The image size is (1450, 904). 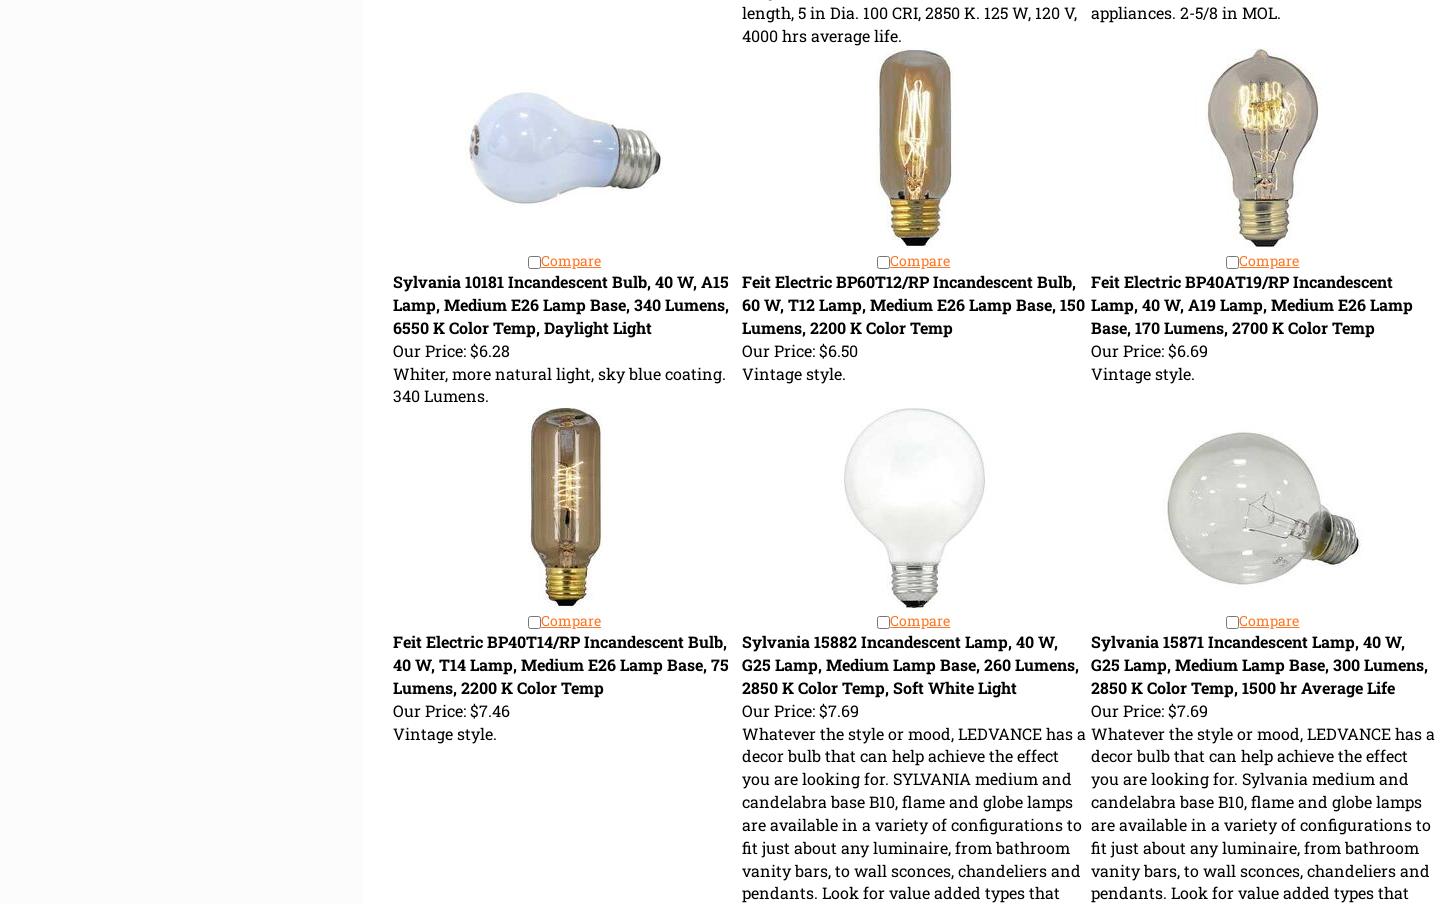 What do you see at coordinates (1183, 348) in the screenshot?
I see `'$6.69'` at bounding box center [1183, 348].